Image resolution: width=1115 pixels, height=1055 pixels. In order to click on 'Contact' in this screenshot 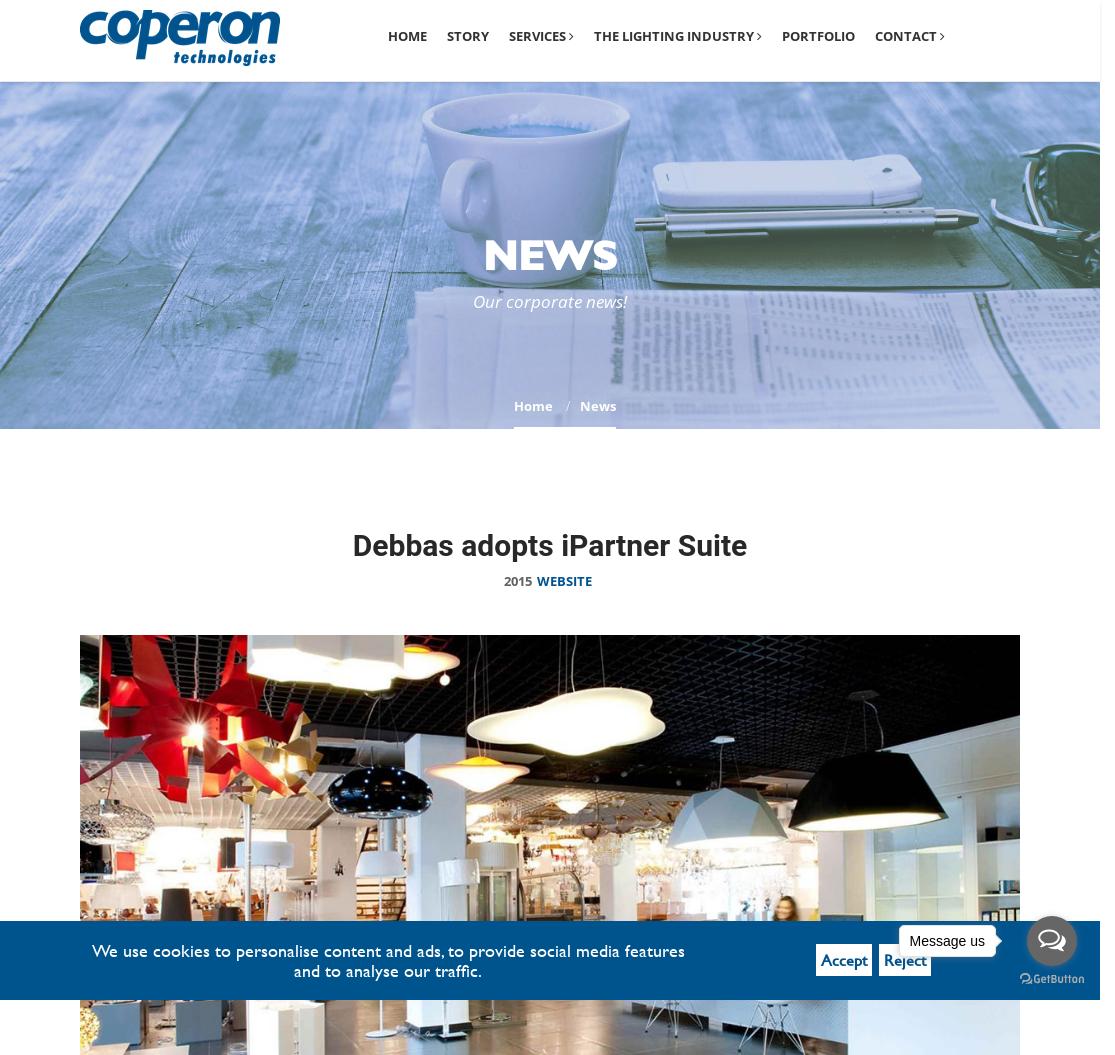, I will do `click(906, 35)`.